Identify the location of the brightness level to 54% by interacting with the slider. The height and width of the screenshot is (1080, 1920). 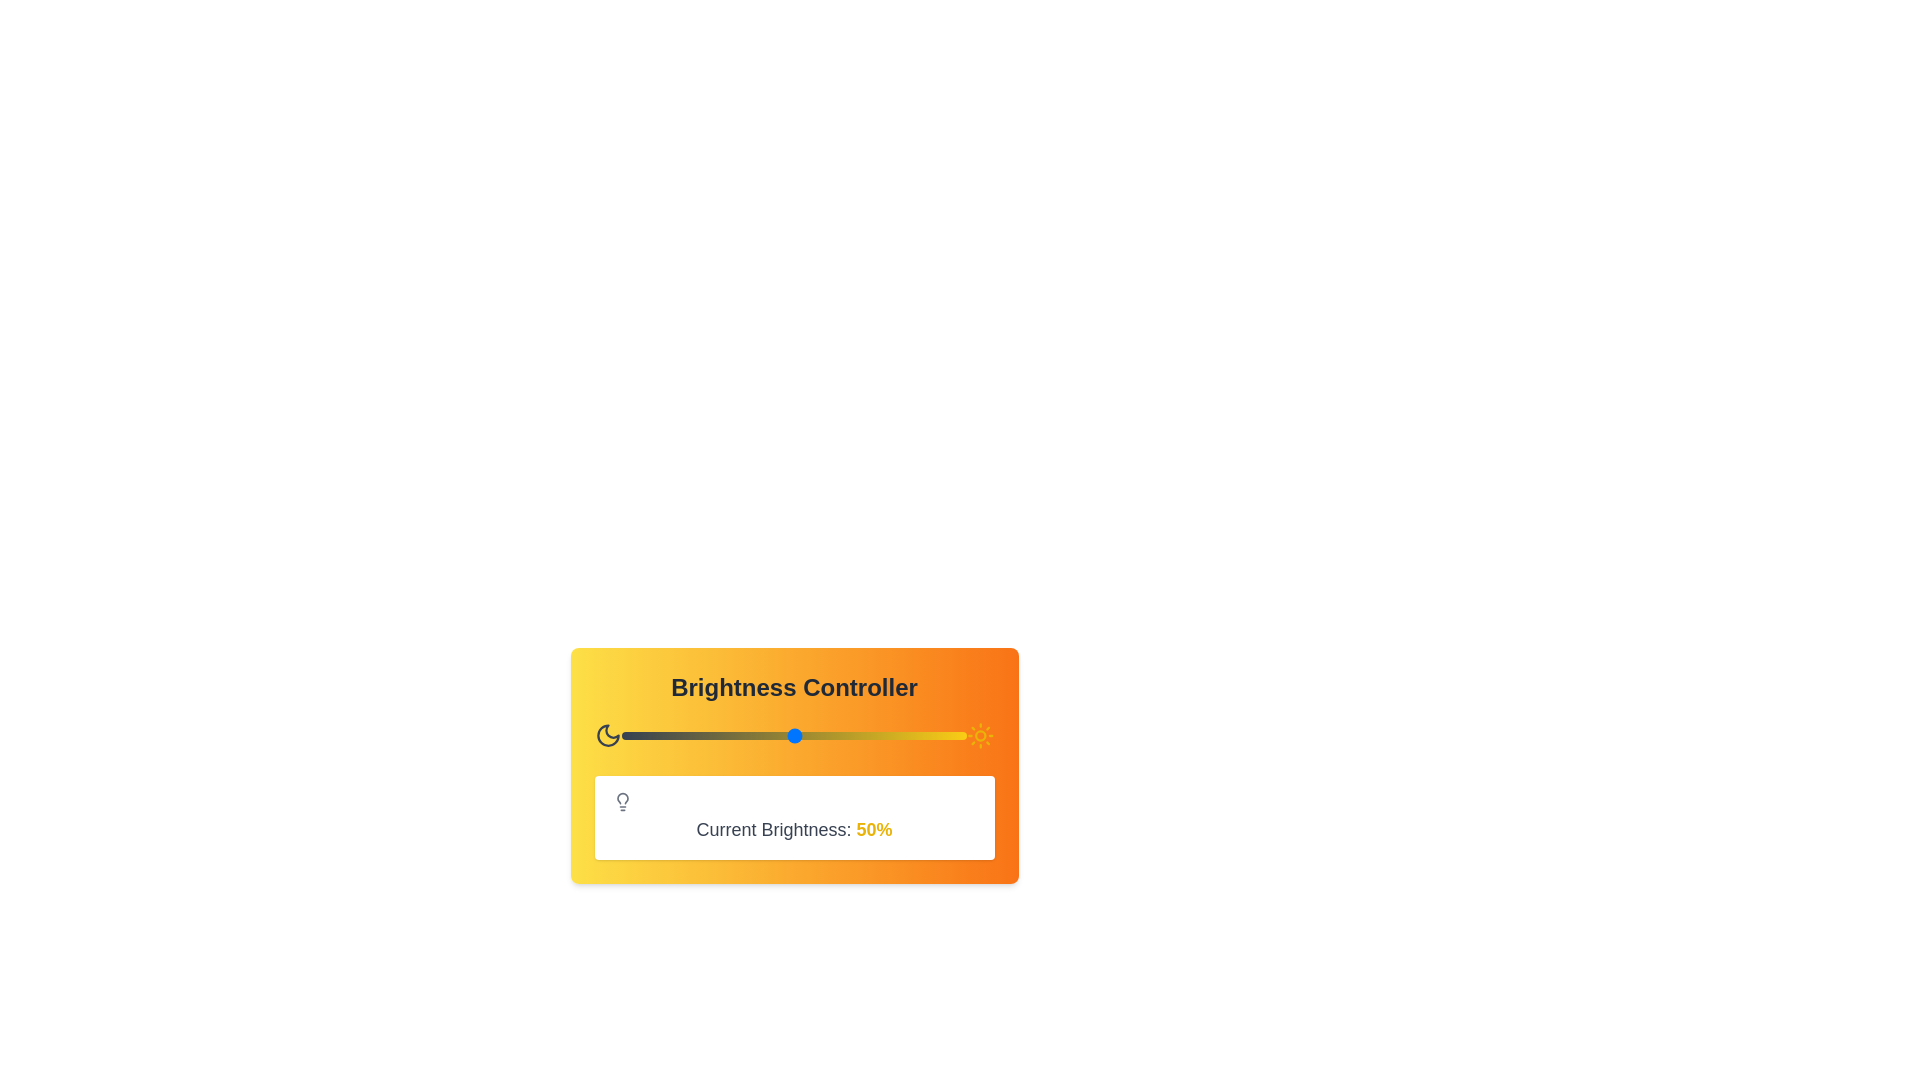
(808, 736).